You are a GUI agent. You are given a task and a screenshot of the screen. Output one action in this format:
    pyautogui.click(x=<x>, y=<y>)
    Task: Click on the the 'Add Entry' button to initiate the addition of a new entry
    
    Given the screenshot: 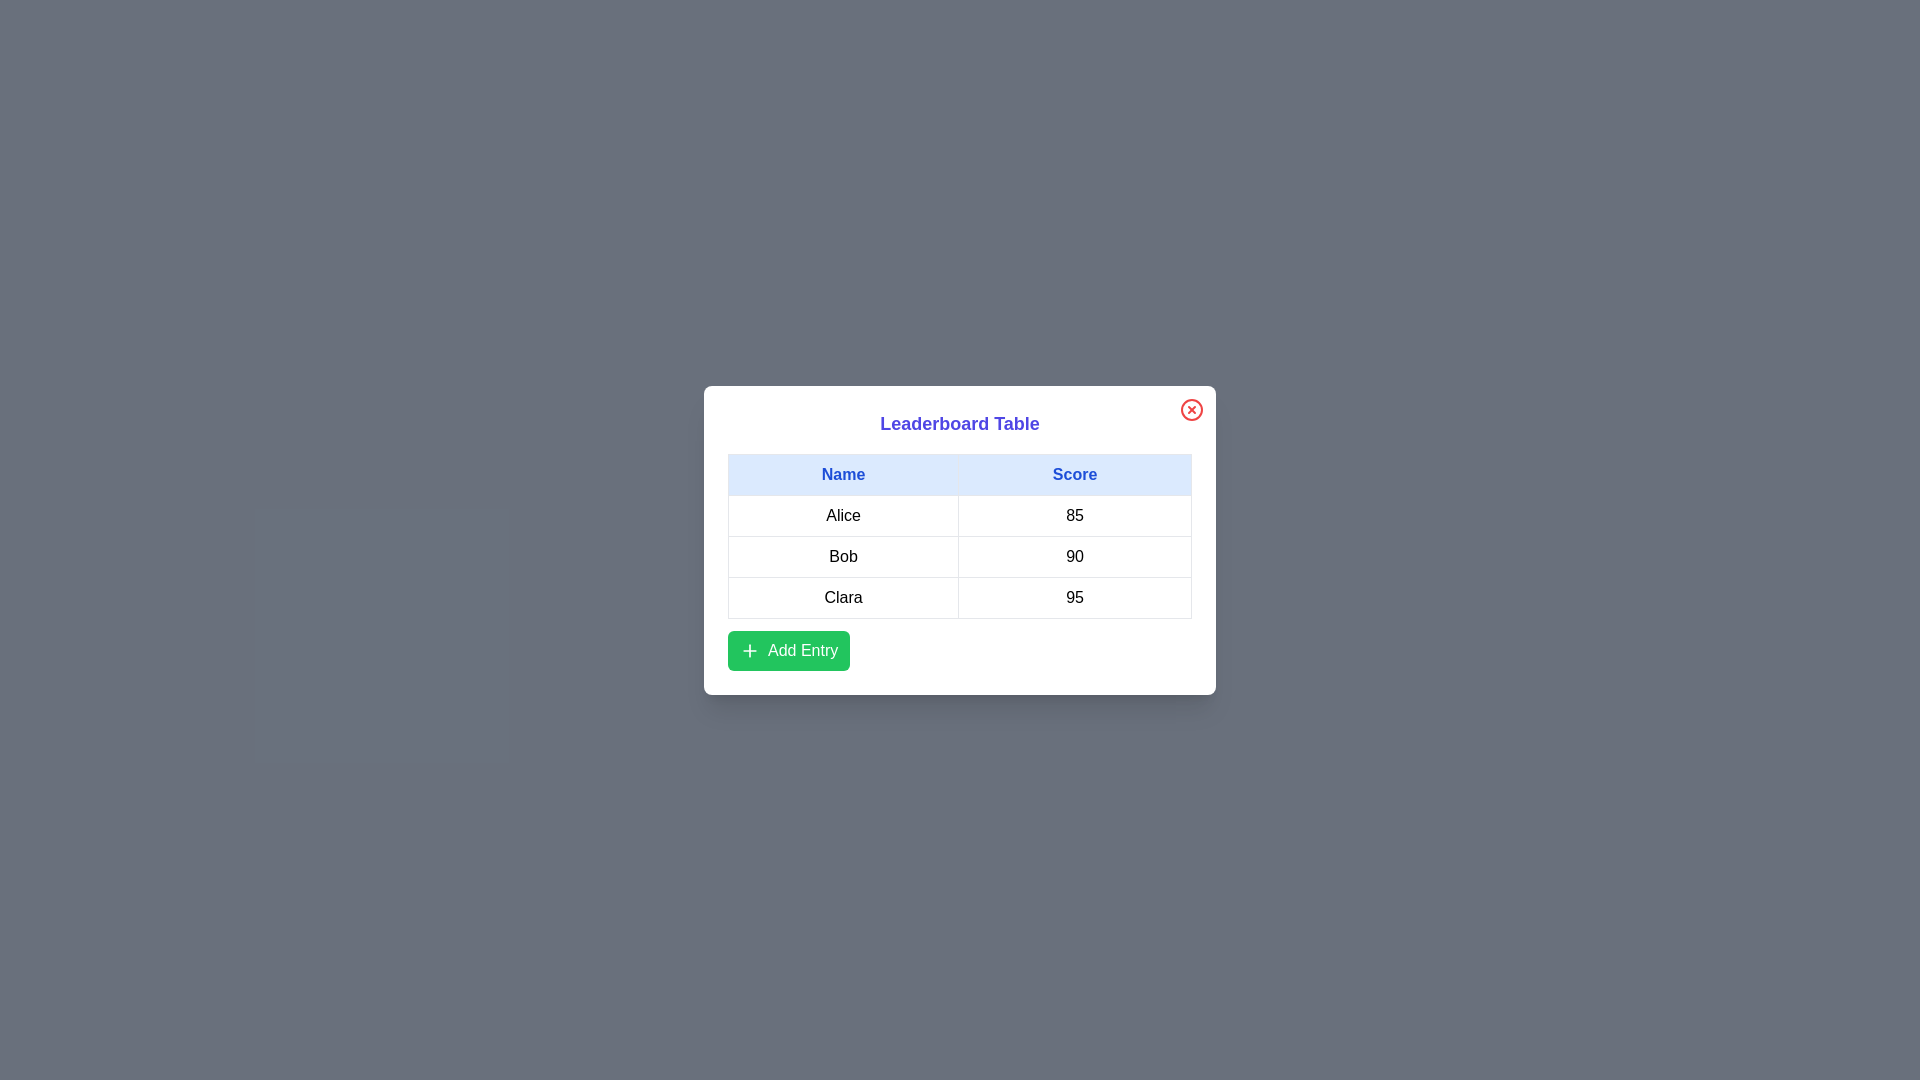 What is the action you would take?
    pyautogui.click(x=787, y=650)
    